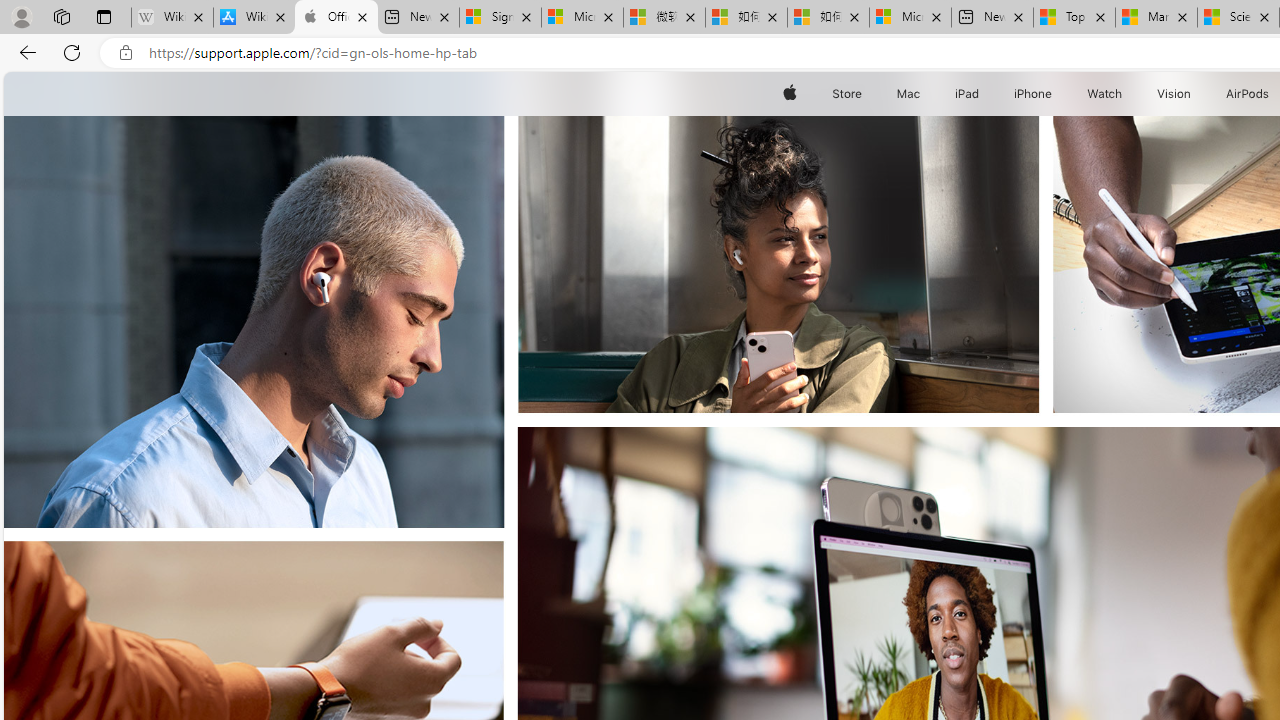 The height and width of the screenshot is (720, 1280). Describe the element at coordinates (1175, 93) in the screenshot. I see `'Vision'` at that location.